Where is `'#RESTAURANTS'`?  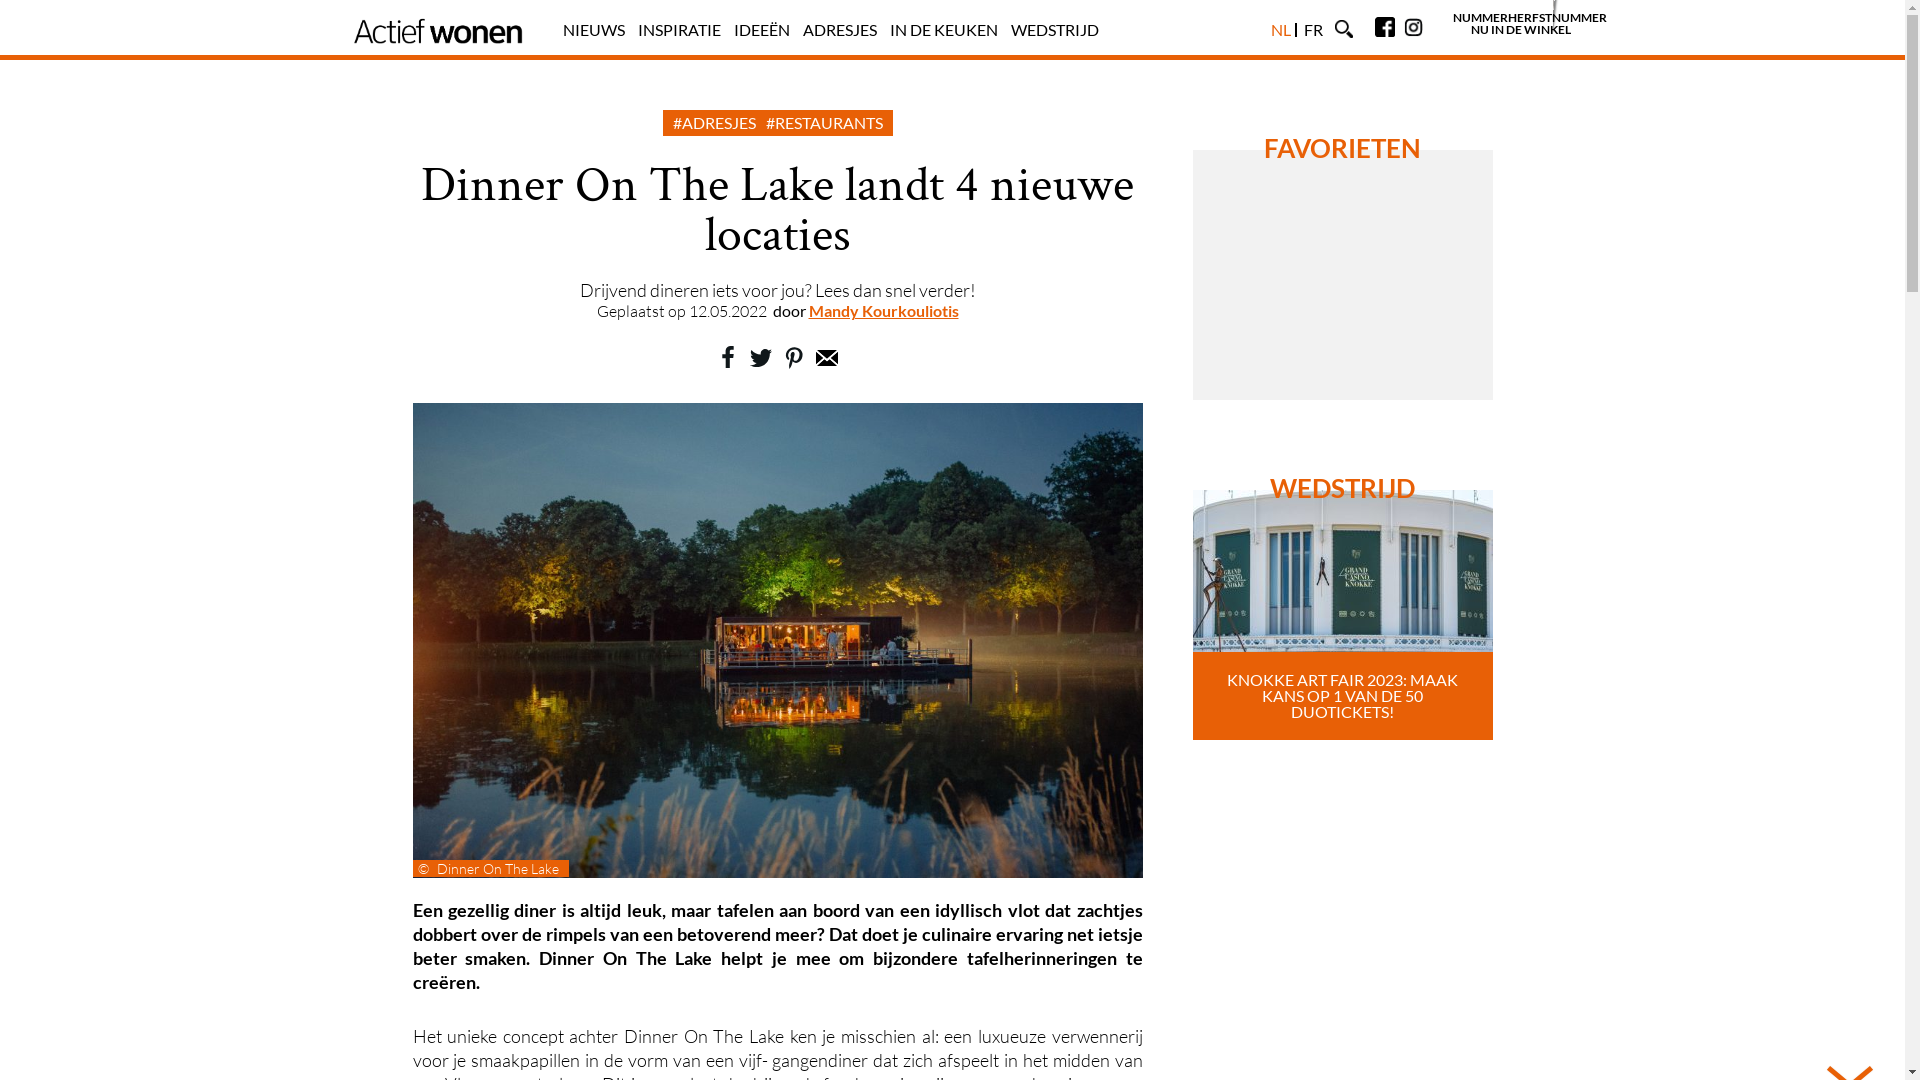 '#RESTAURANTS' is located at coordinates (824, 122).